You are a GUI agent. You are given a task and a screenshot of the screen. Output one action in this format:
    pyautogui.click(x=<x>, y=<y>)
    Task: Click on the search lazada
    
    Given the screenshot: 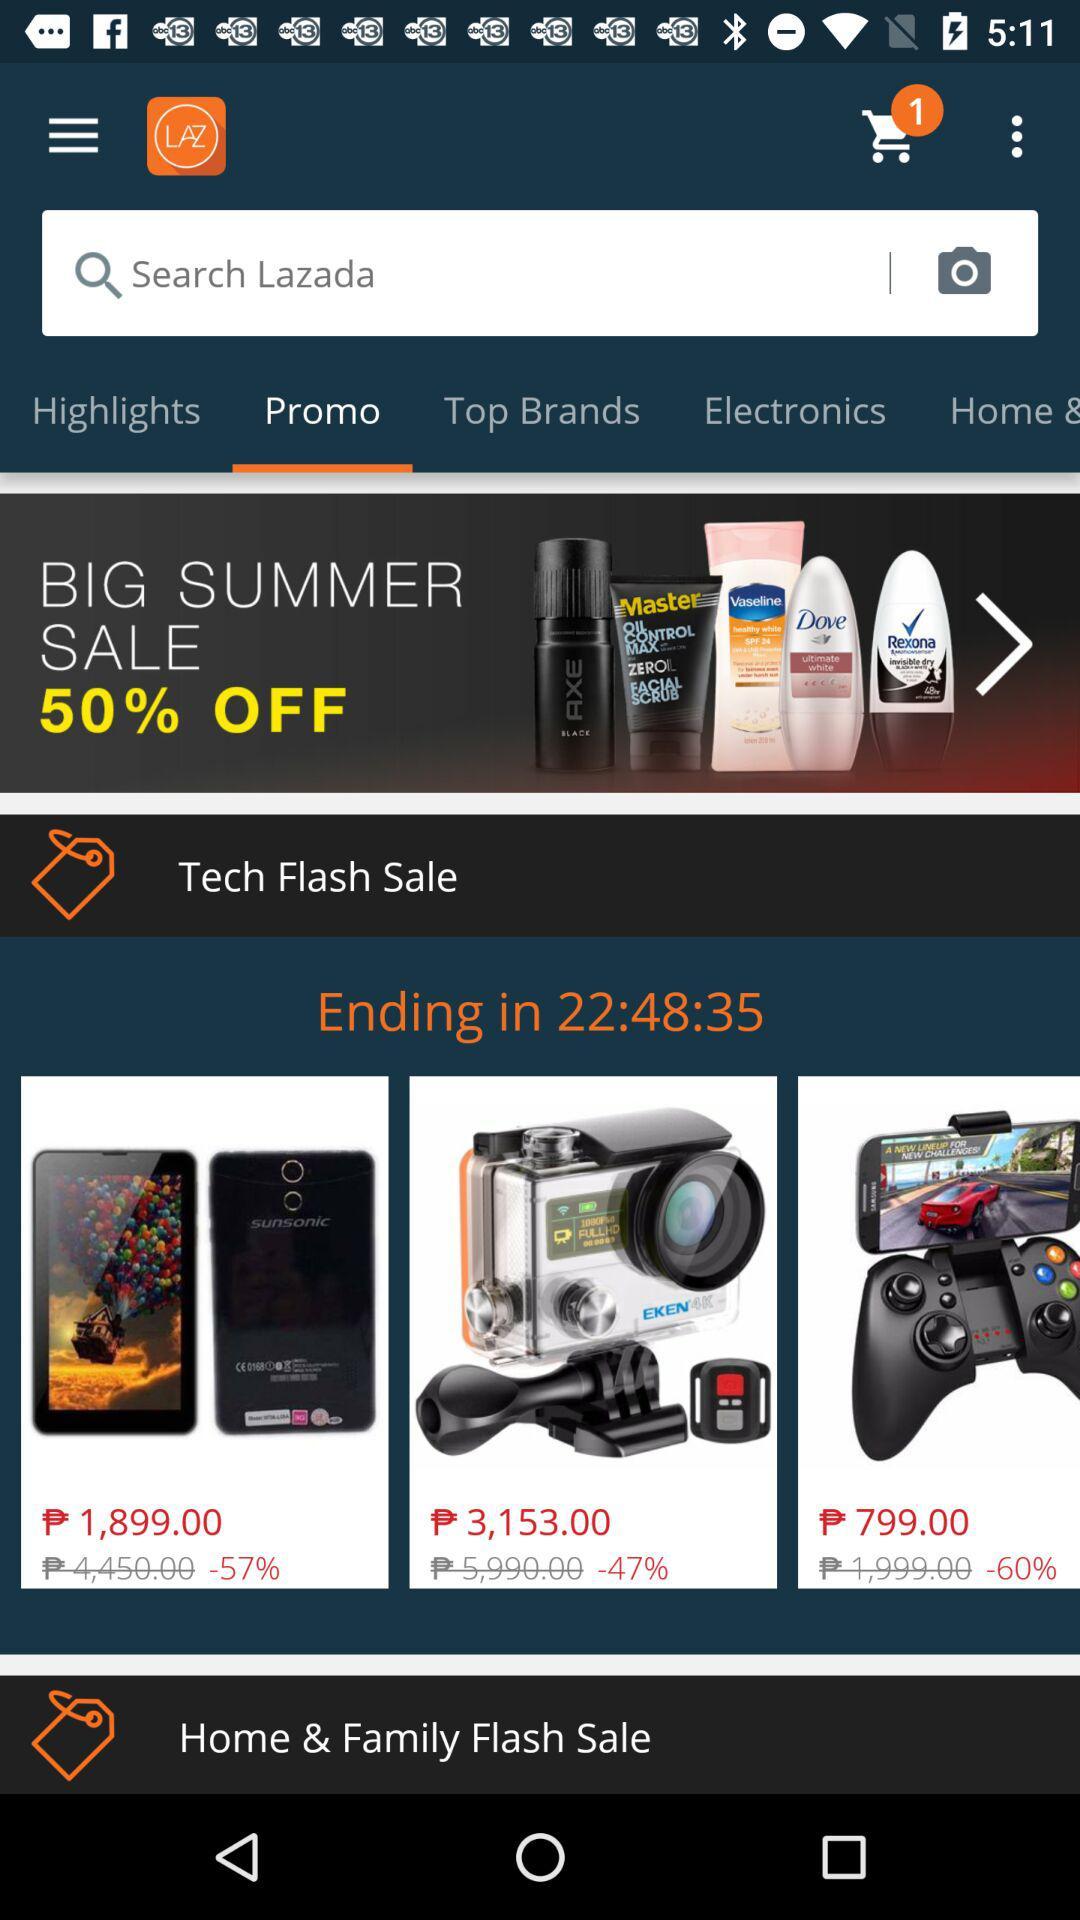 What is the action you would take?
    pyautogui.click(x=465, y=272)
    